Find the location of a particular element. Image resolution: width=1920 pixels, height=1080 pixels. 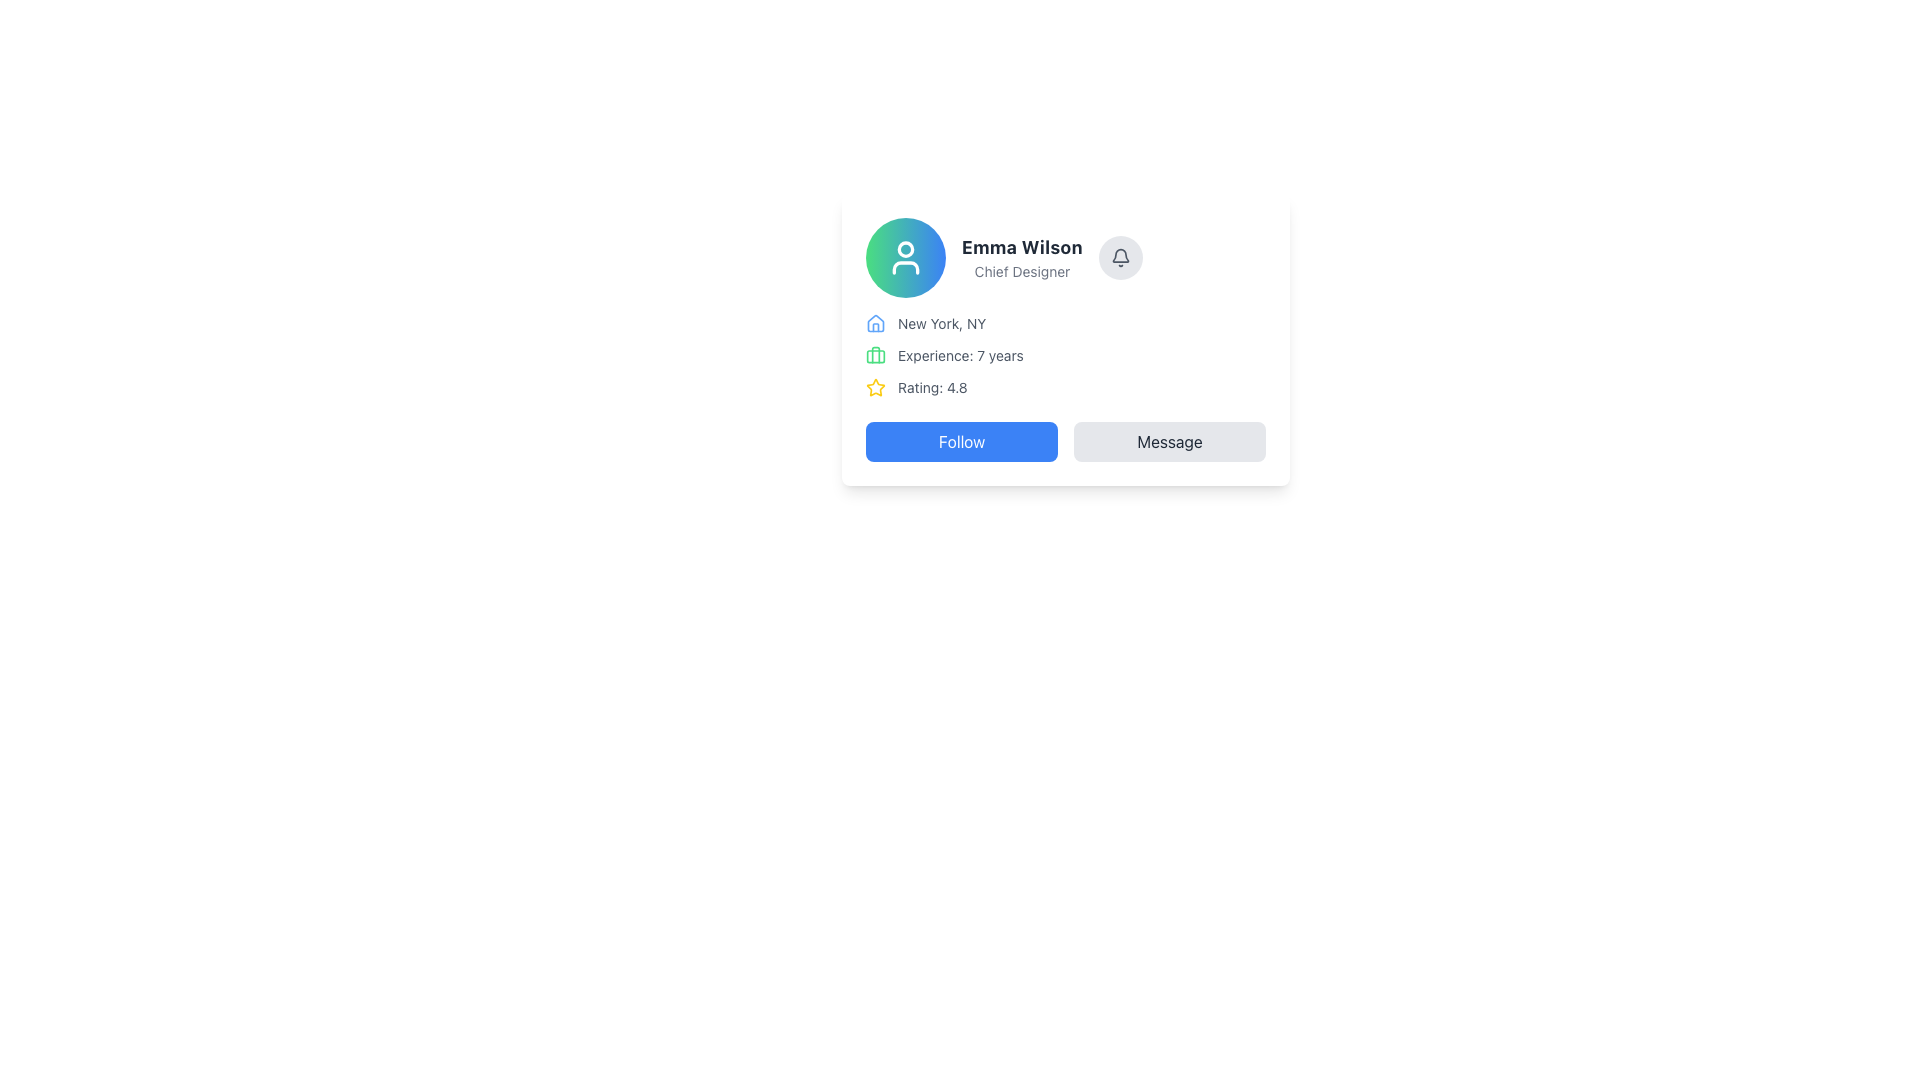

the text label 'Chief Designer', which is styled in gray and located directly below 'Emma Wilson' in the user profile card is located at coordinates (1022, 272).